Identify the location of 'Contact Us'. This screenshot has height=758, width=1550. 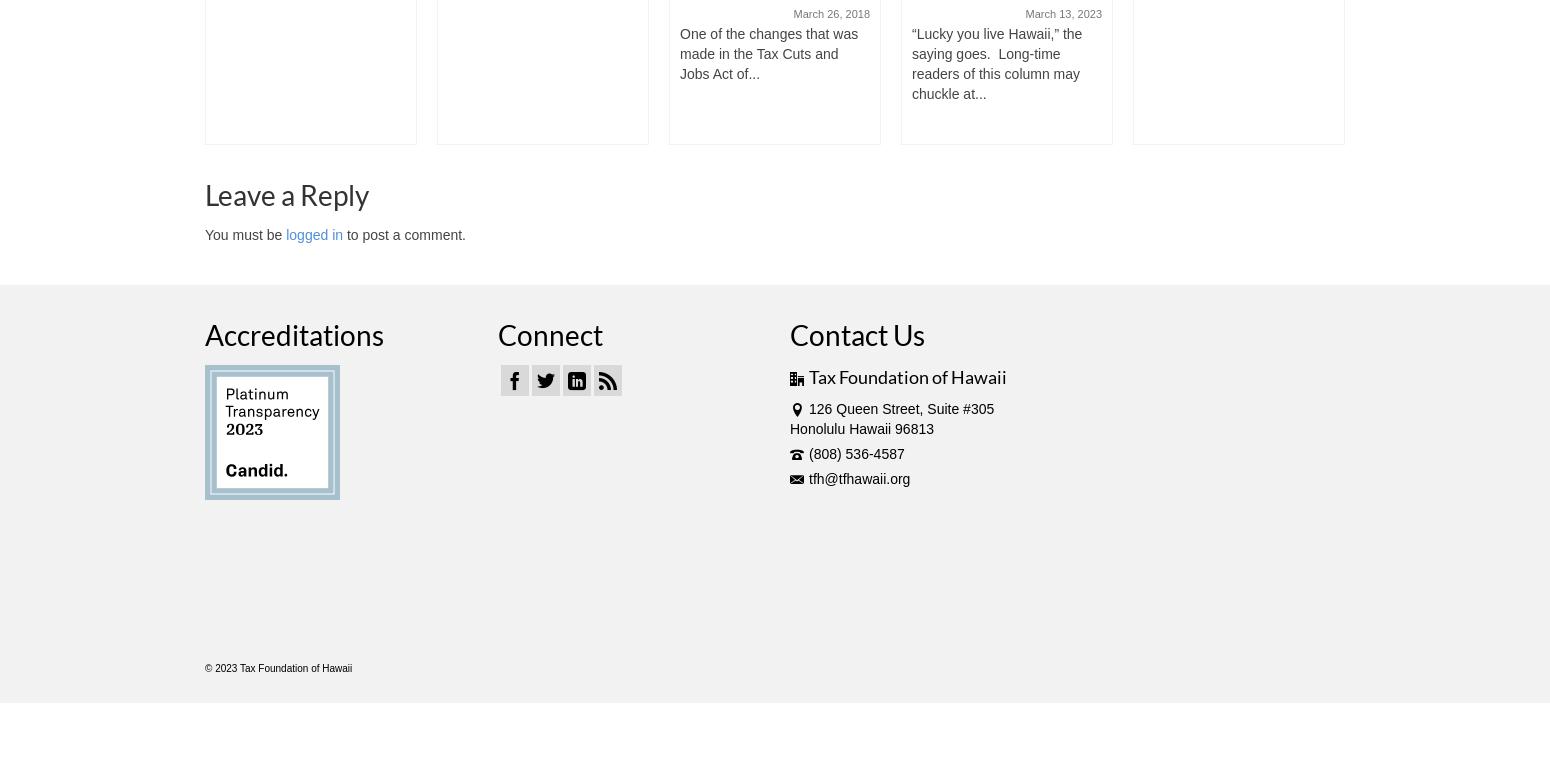
(789, 335).